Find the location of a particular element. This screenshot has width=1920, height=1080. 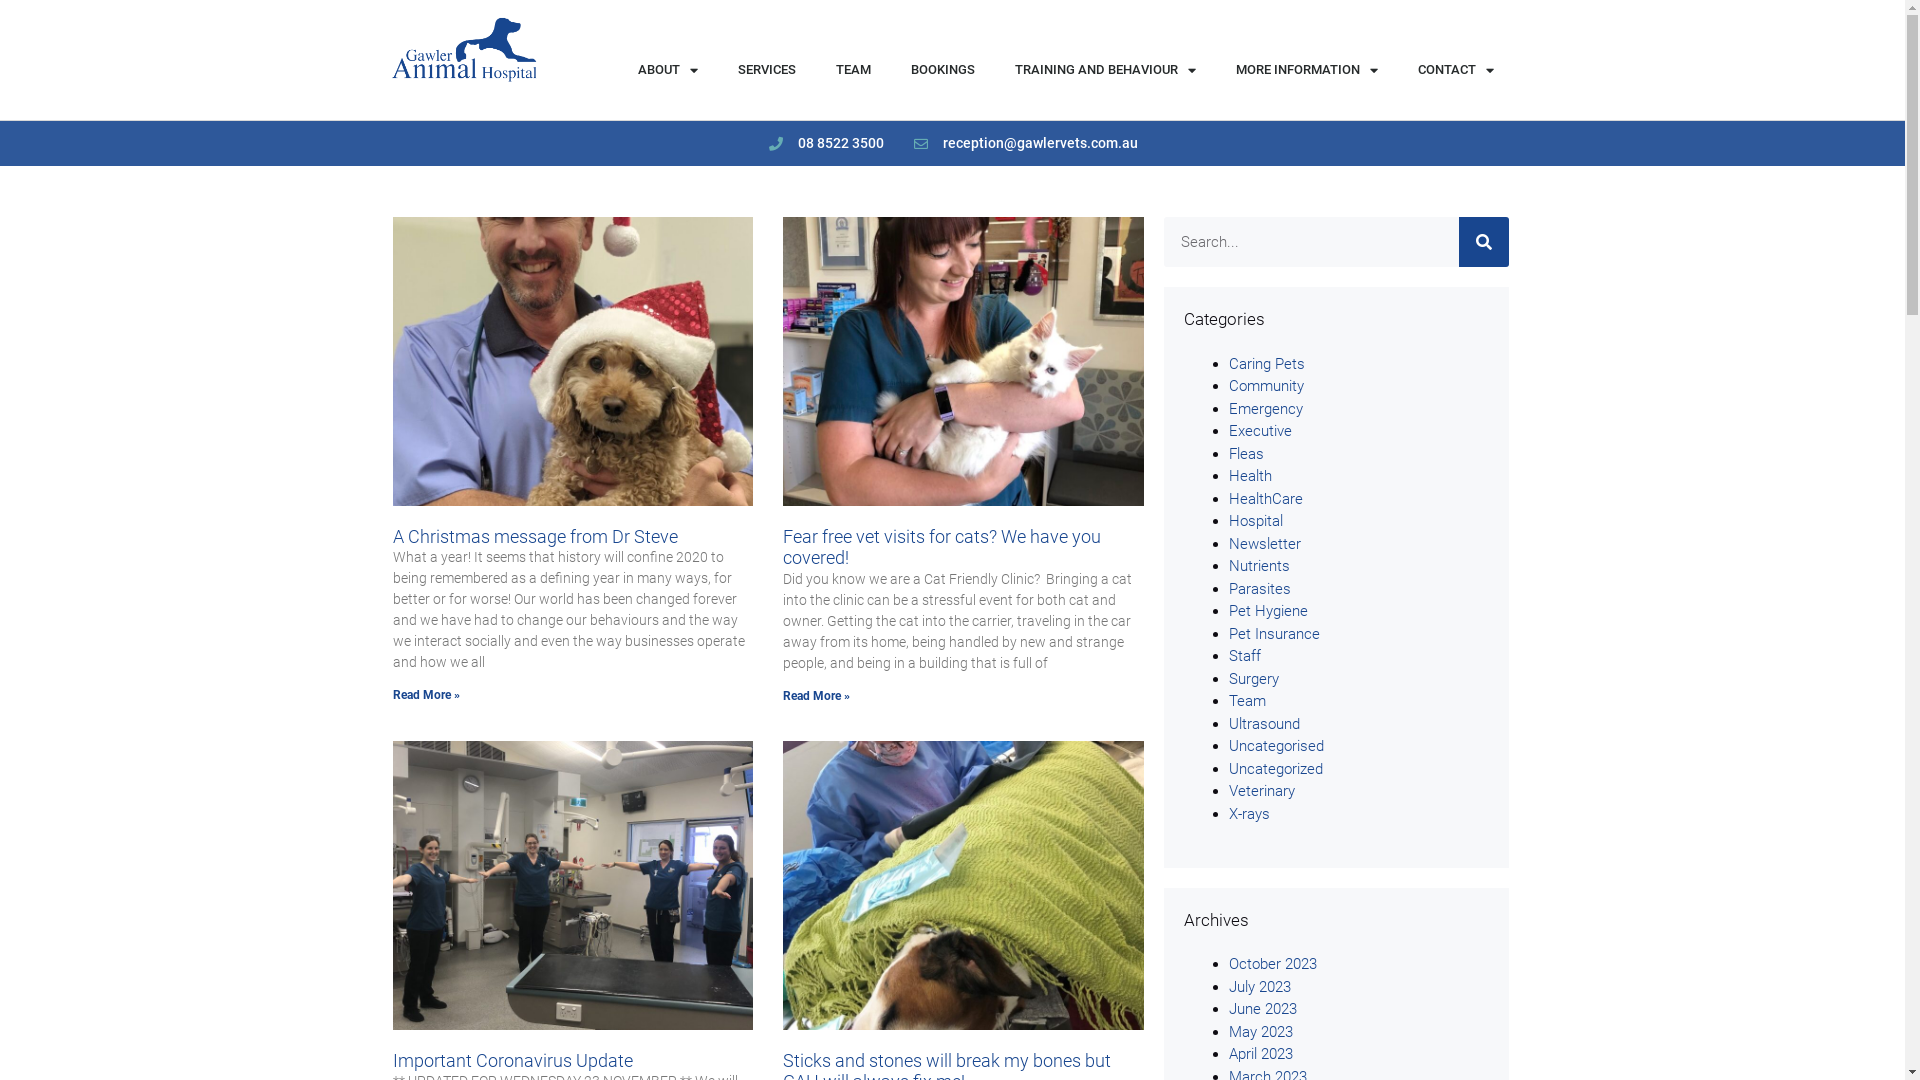

'Community' is located at coordinates (1265, 385).